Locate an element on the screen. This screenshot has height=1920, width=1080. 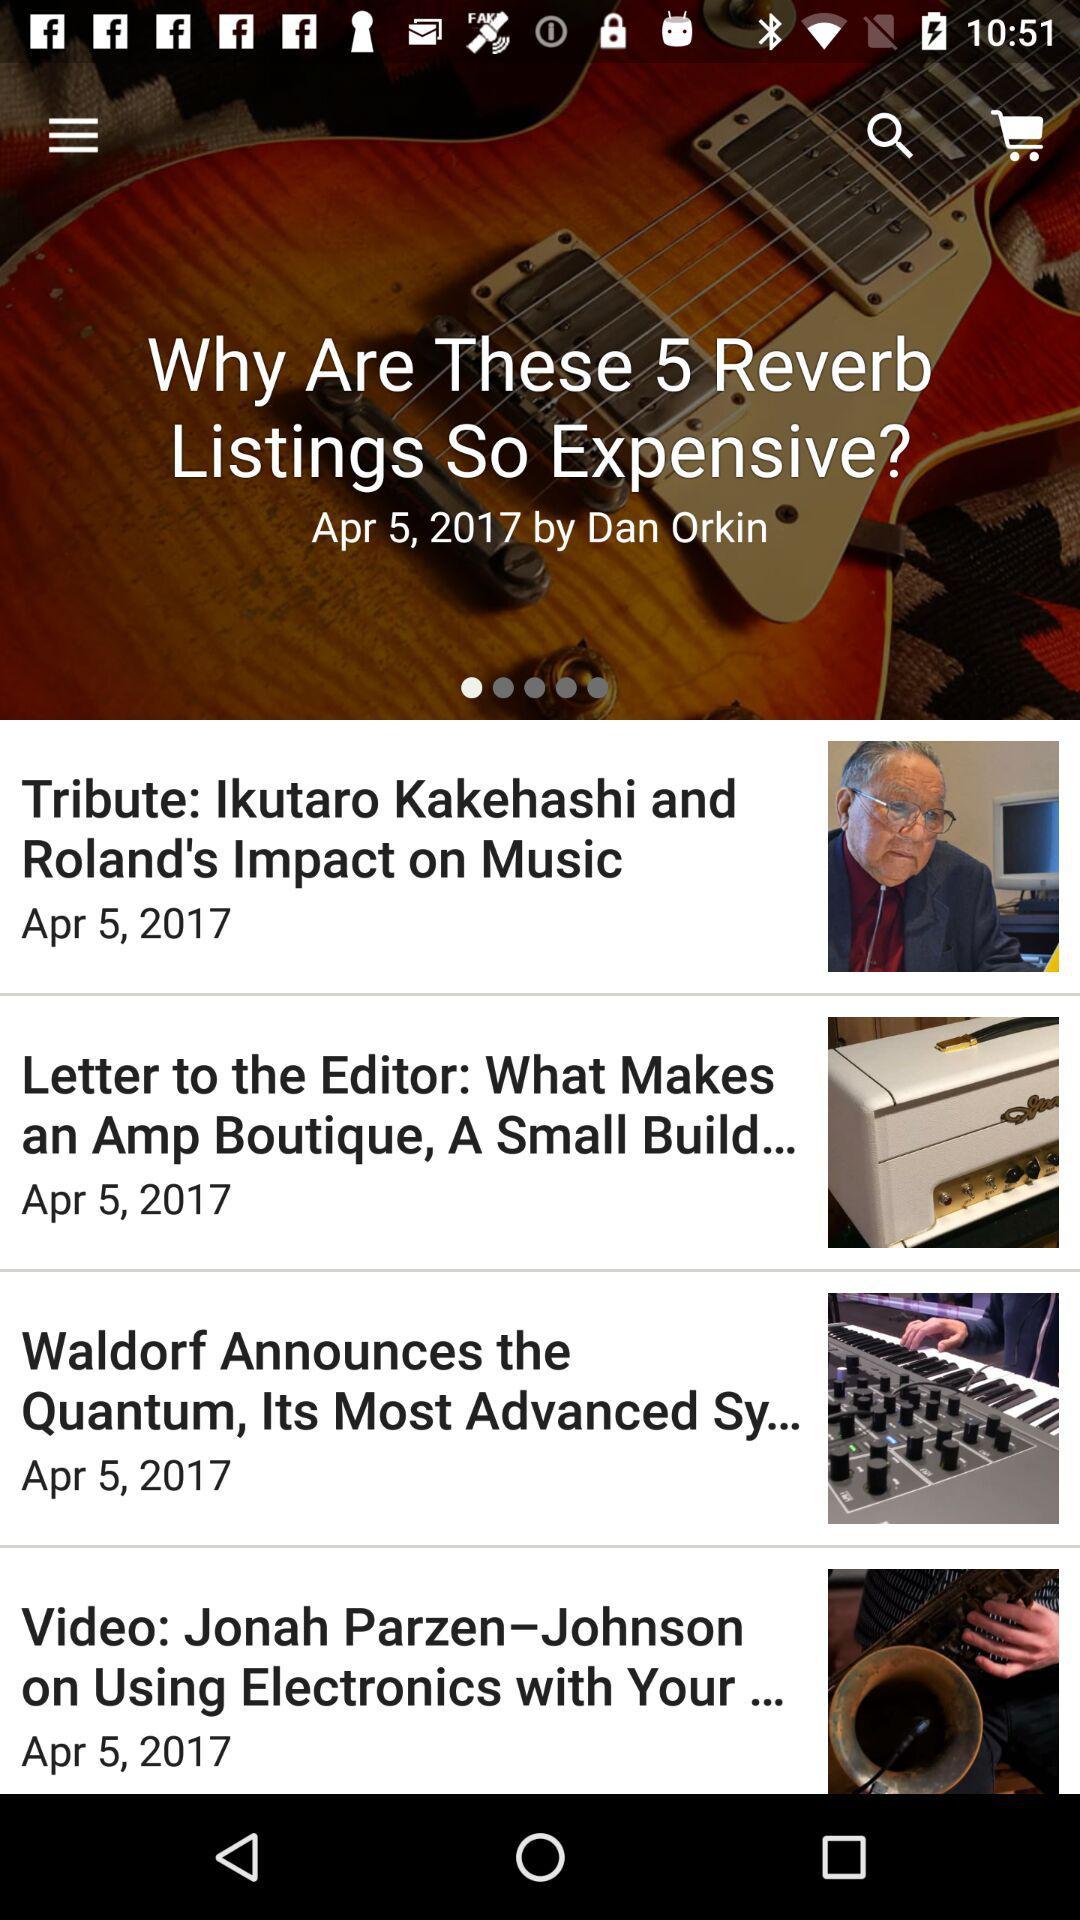
icon above why are these icon is located at coordinates (72, 135).